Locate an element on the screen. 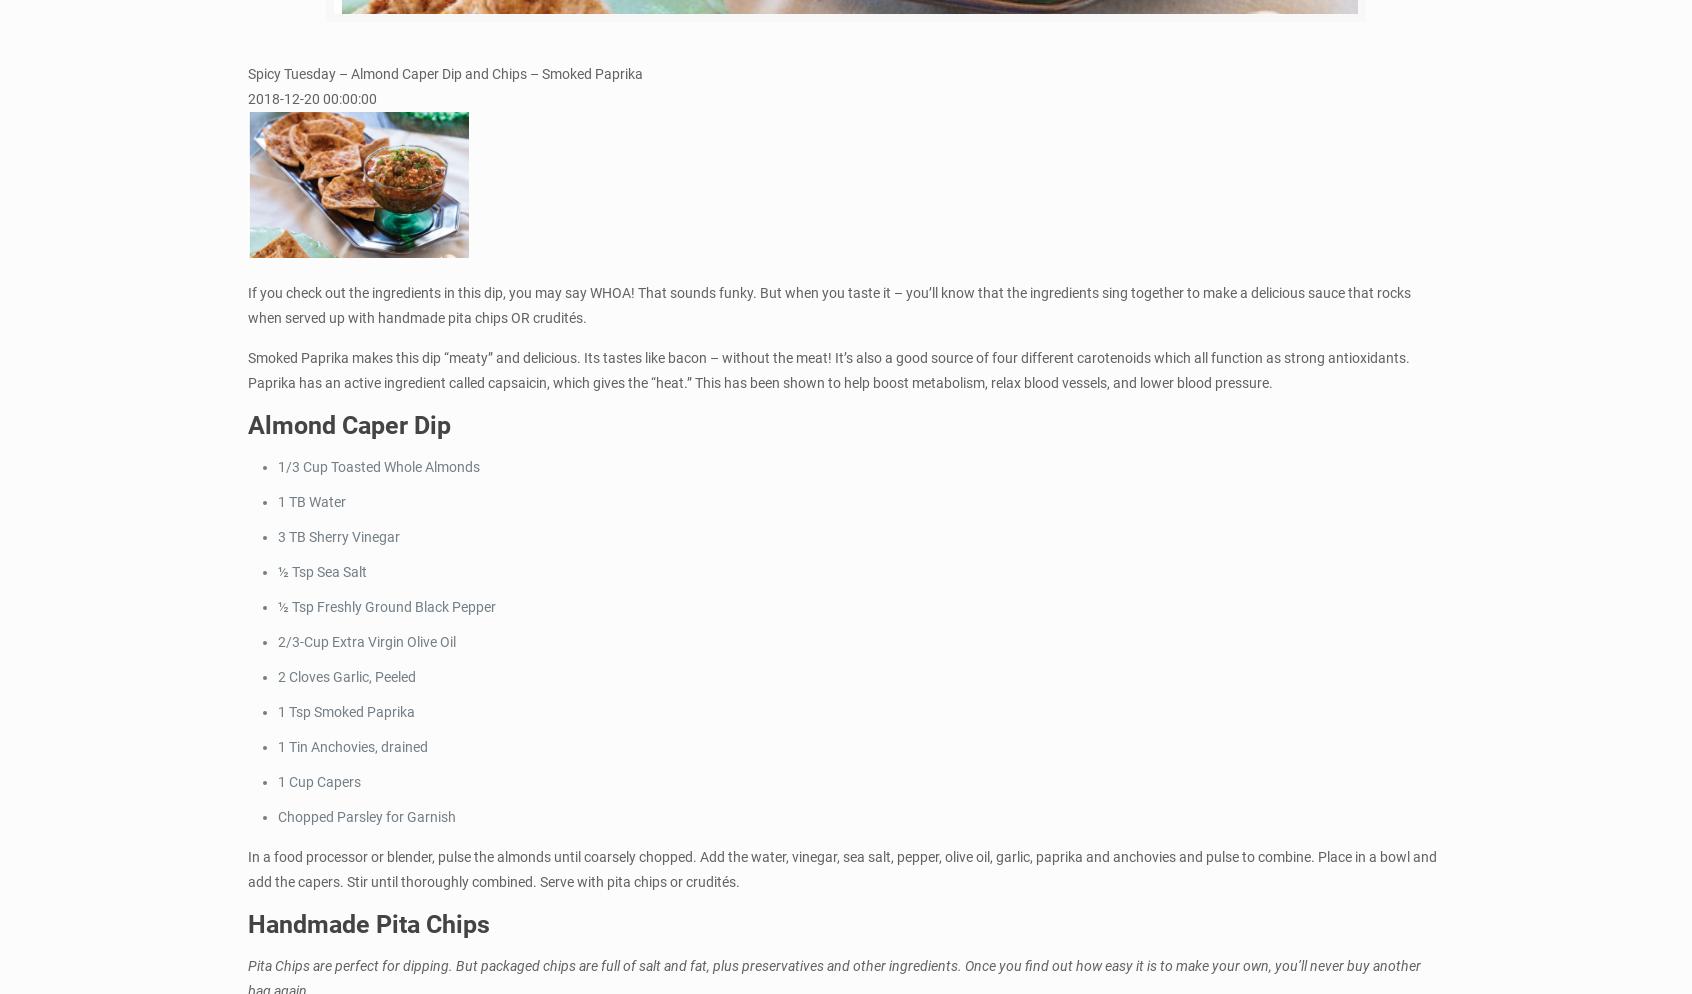 Image resolution: width=1692 pixels, height=994 pixels. '2/3-Cup Extra Virgin Olive Oil' is located at coordinates (366, 641).